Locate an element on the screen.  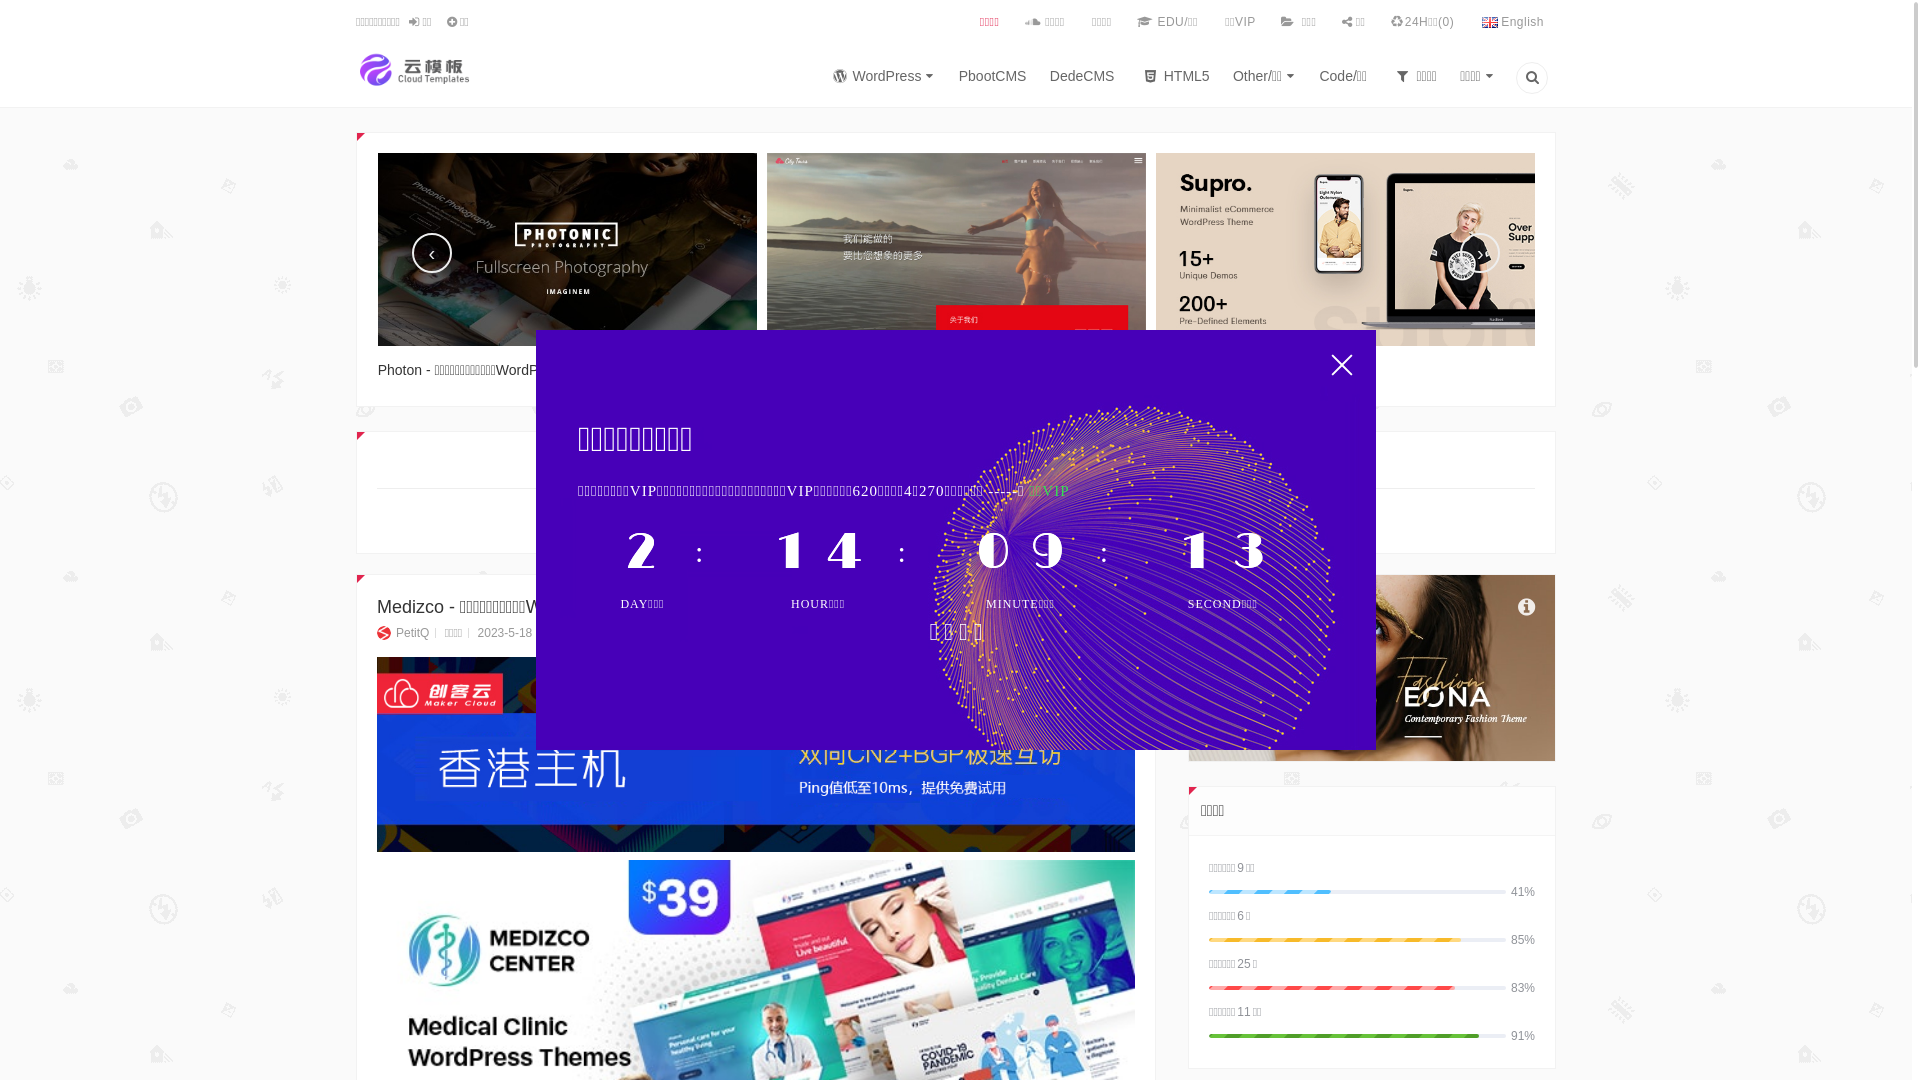
'English' is located at coordinates (1512, 22).